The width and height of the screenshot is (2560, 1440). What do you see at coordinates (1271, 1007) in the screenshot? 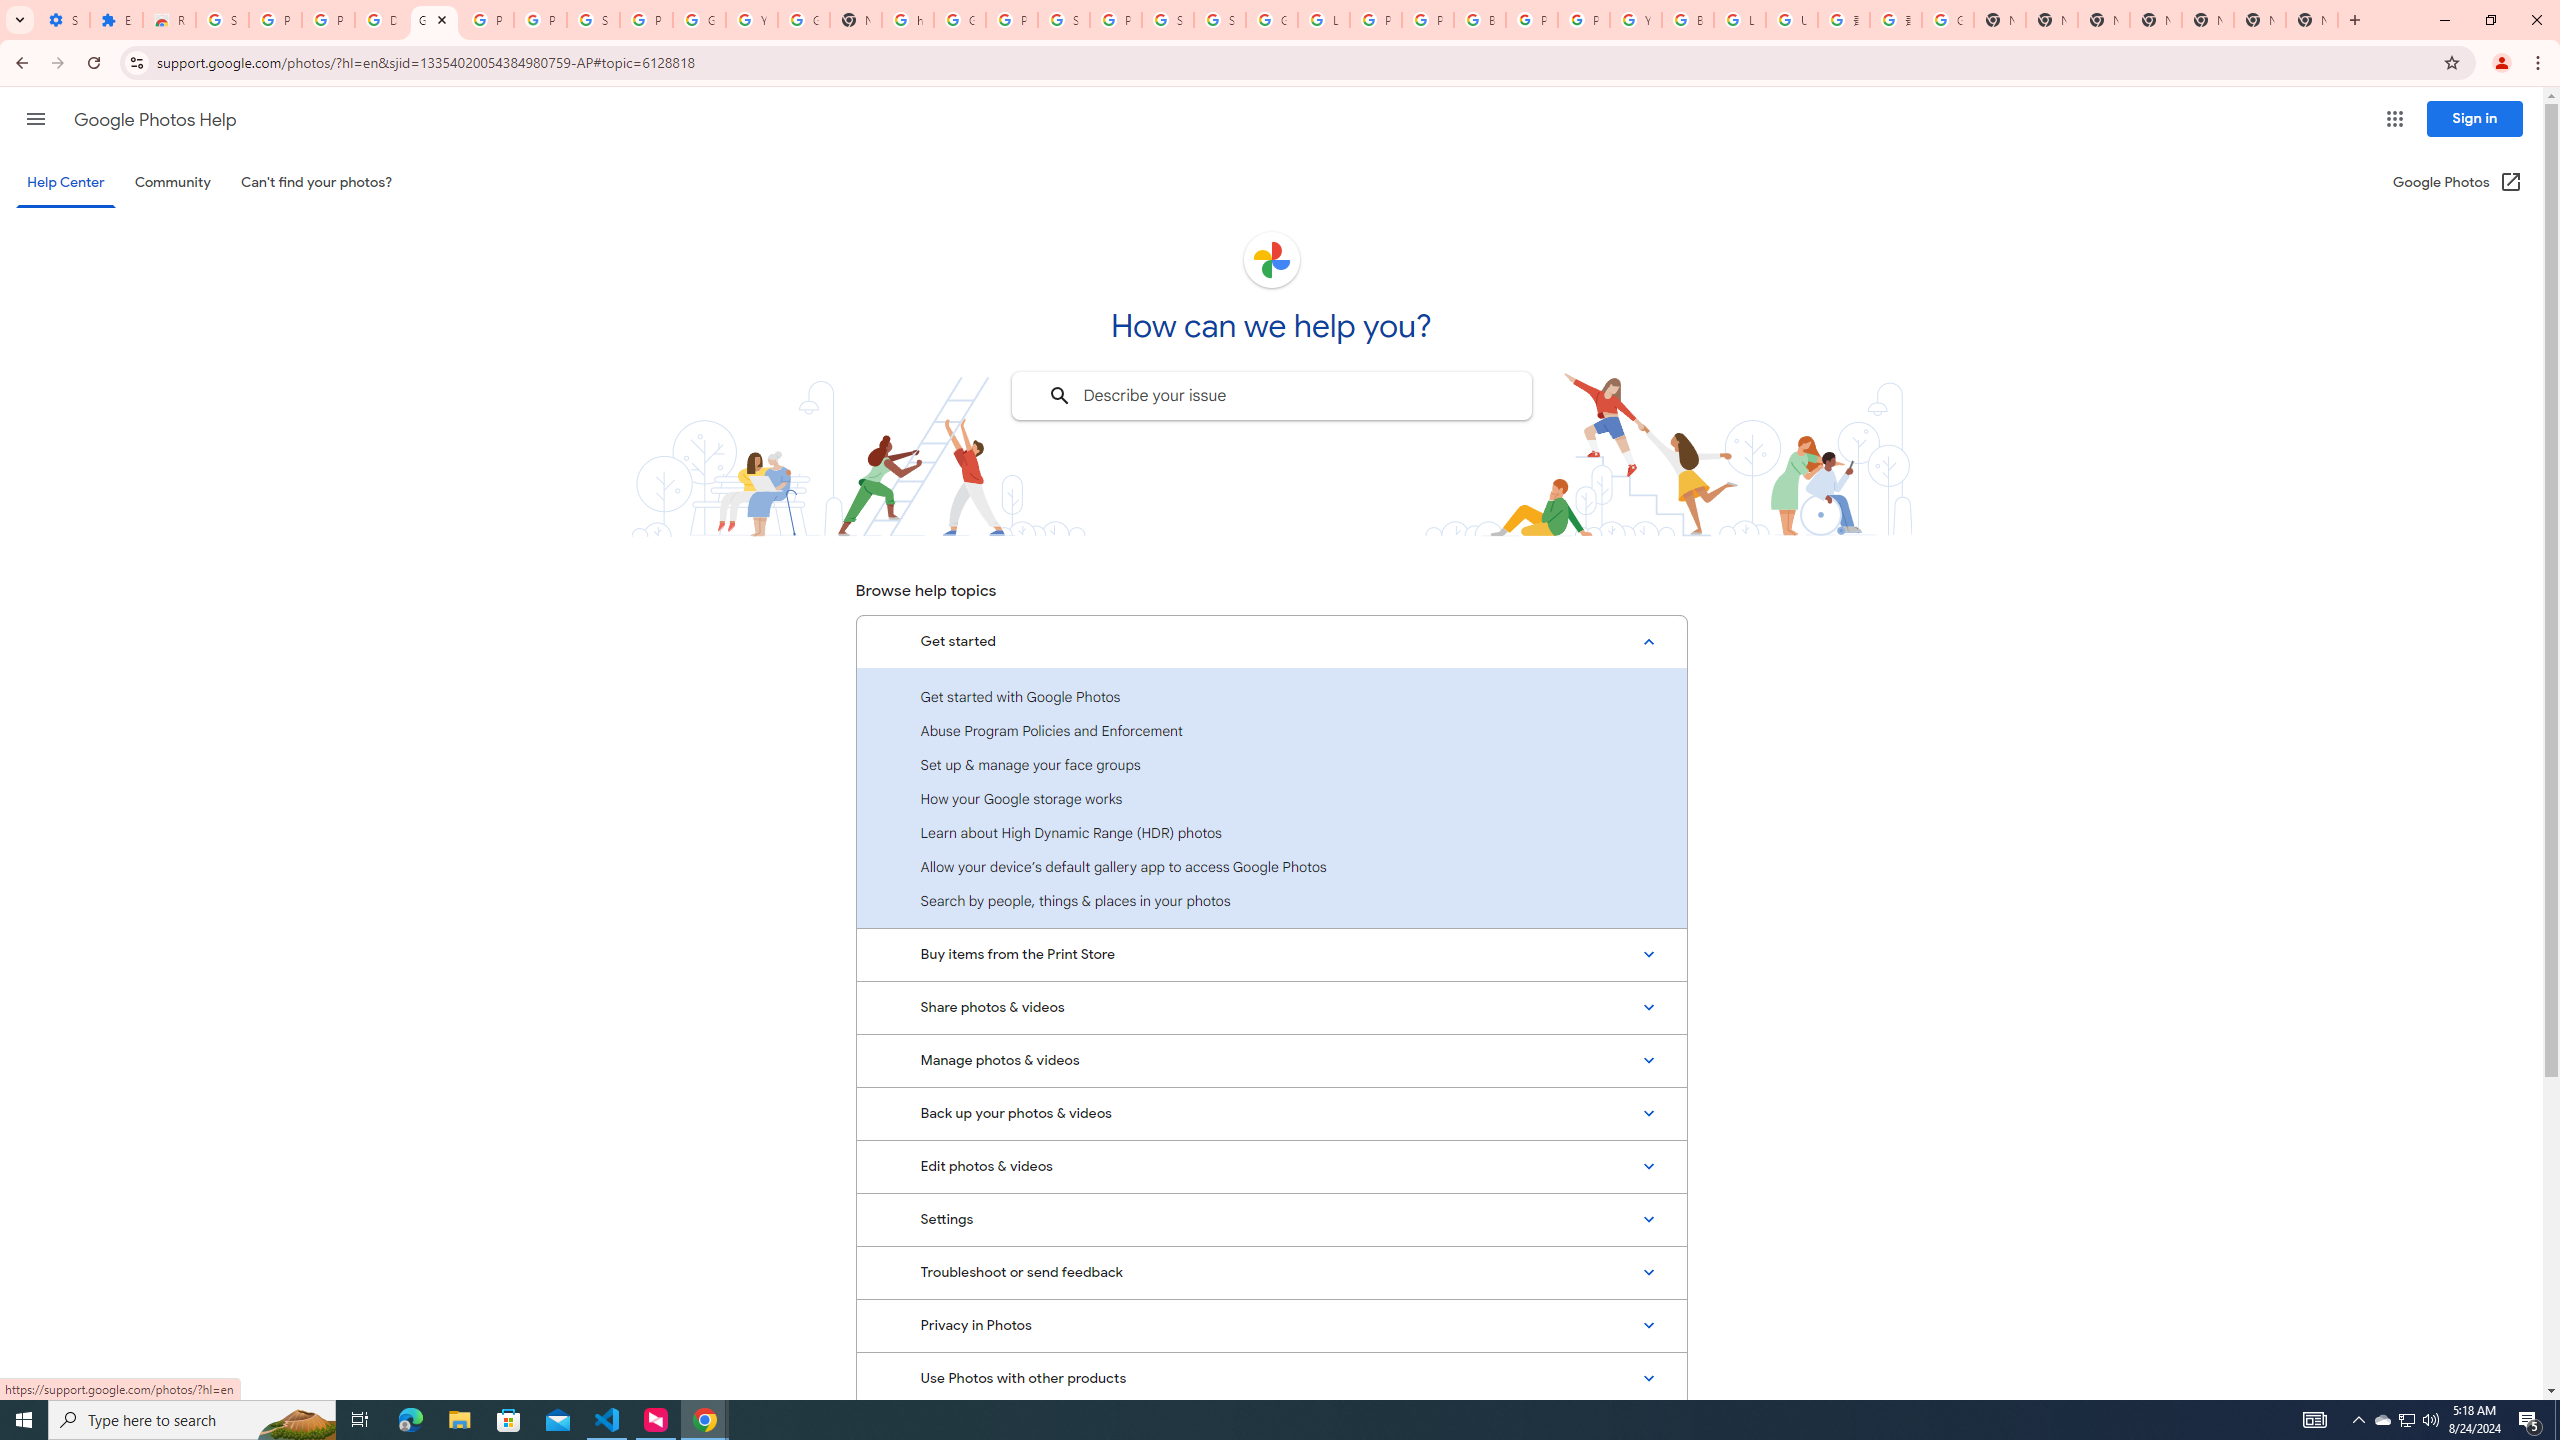
I see `'Share photos & videos'` at bounding box center [1271, 1007].